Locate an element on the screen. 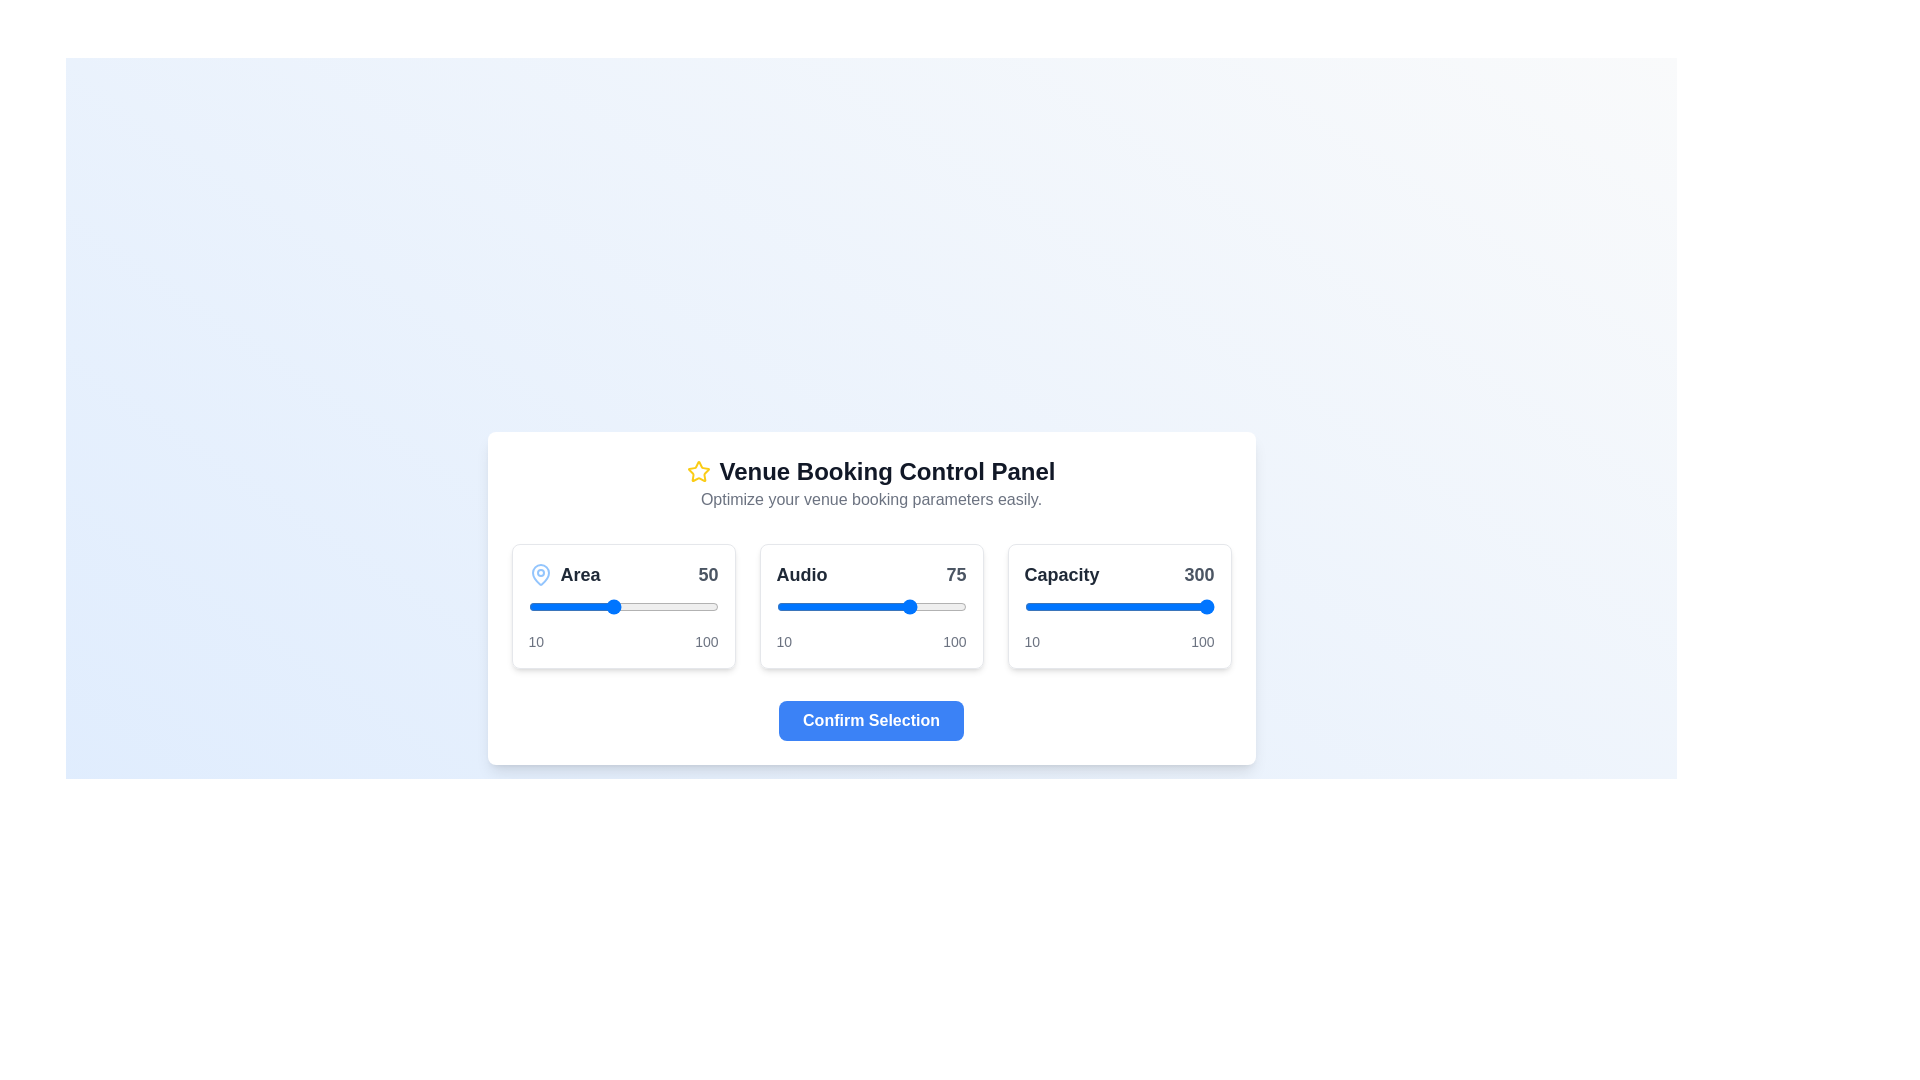 The width and height of the screenshot is (1920, 1080). the decorative icon indicating the 'Area' location, which is positioned before the label 'Area' and followed by the numerical indicator '50' is located at coordinates (540, 574).